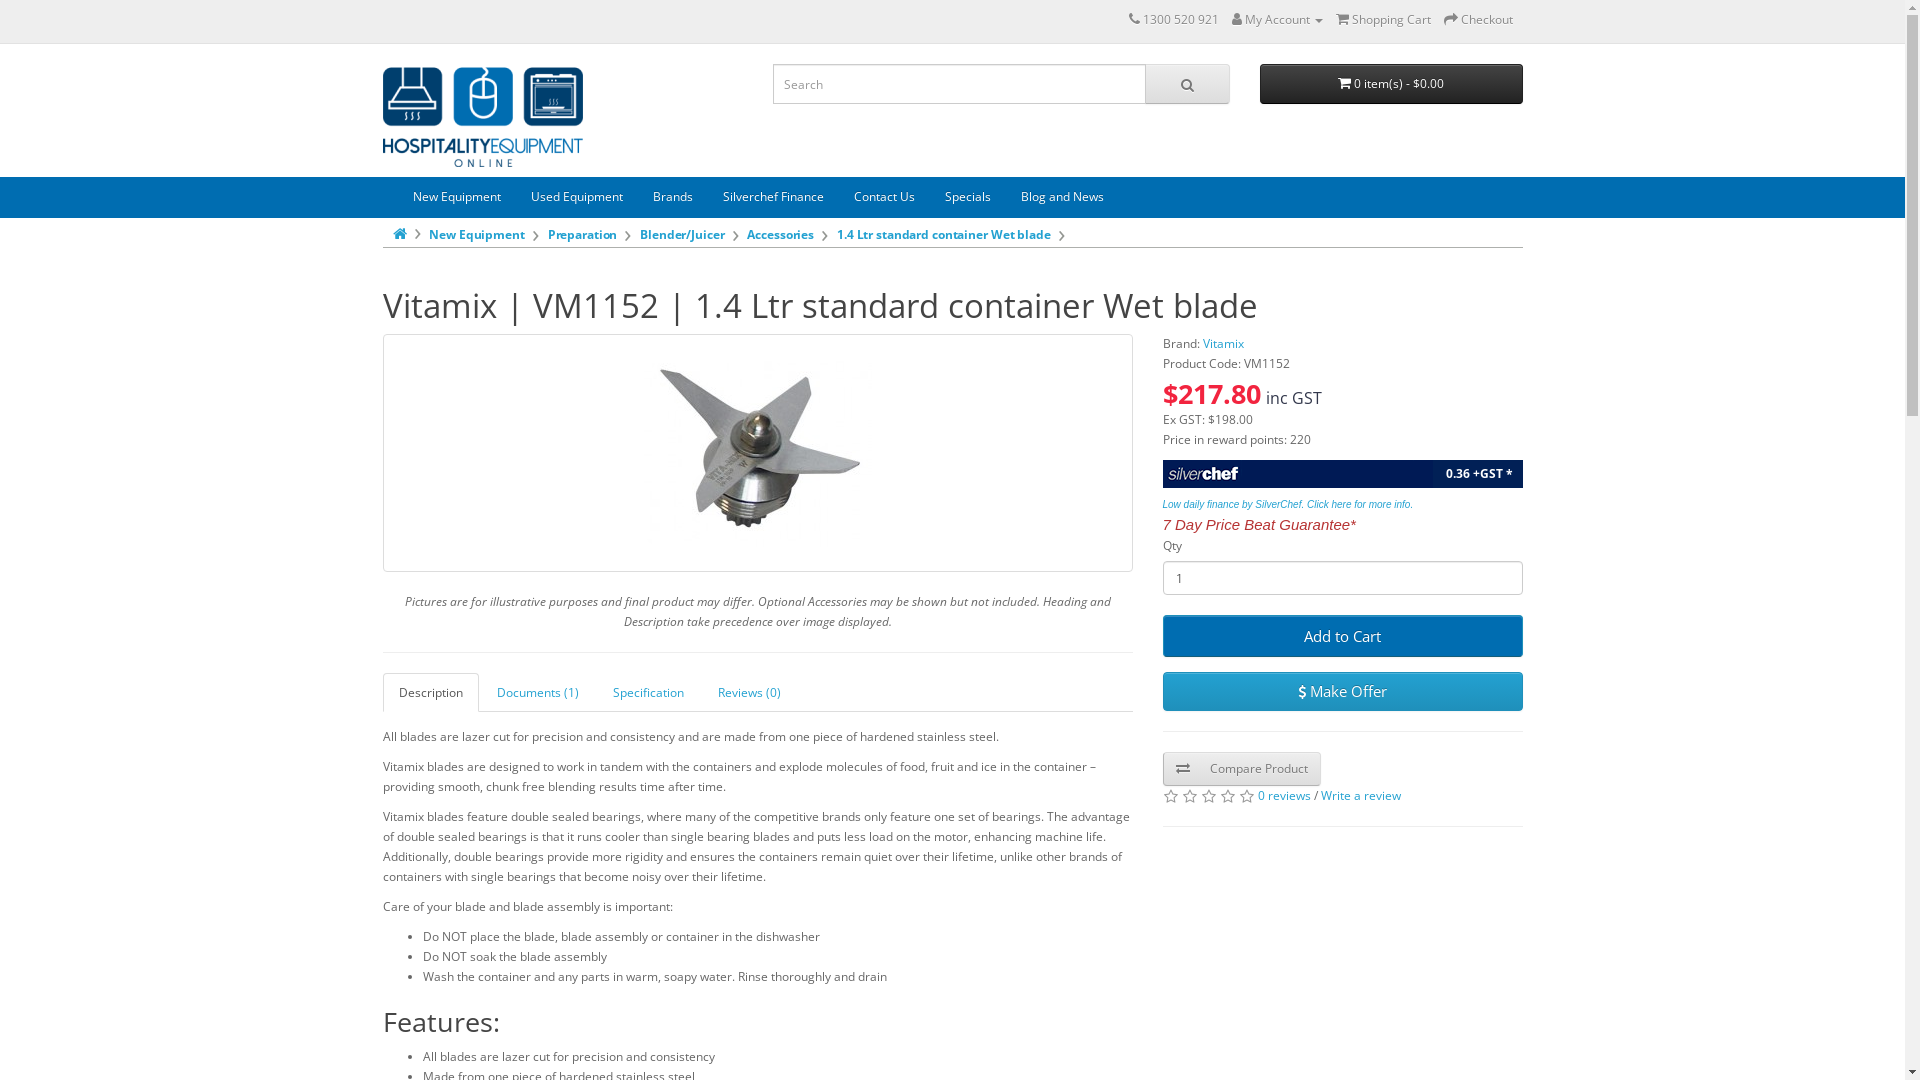  Describe the element at coordinates (1287, 502) in the screenshot. I see `'Low daily finance by SilverChef. Click here for more info.'` at that location.